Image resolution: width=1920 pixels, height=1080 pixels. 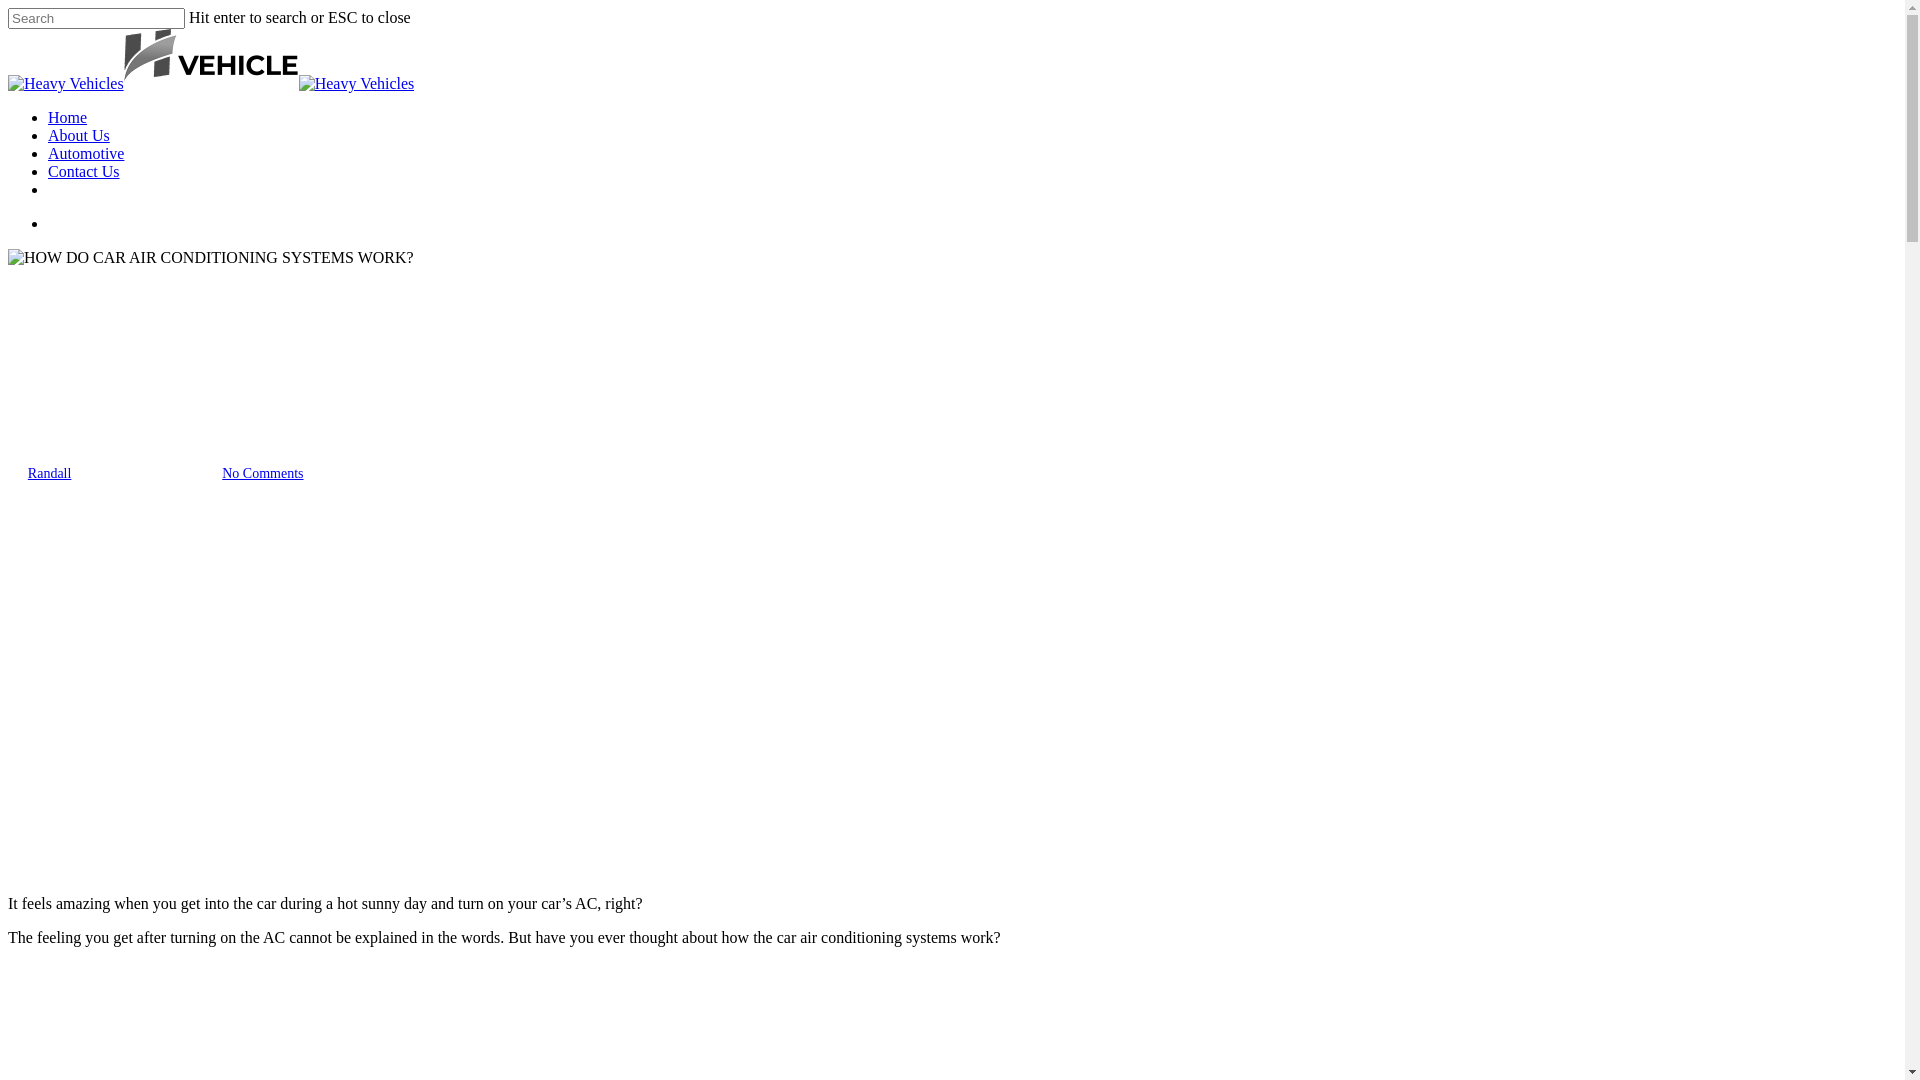 I want to click on 'Randall', so click(x=49, y=473).